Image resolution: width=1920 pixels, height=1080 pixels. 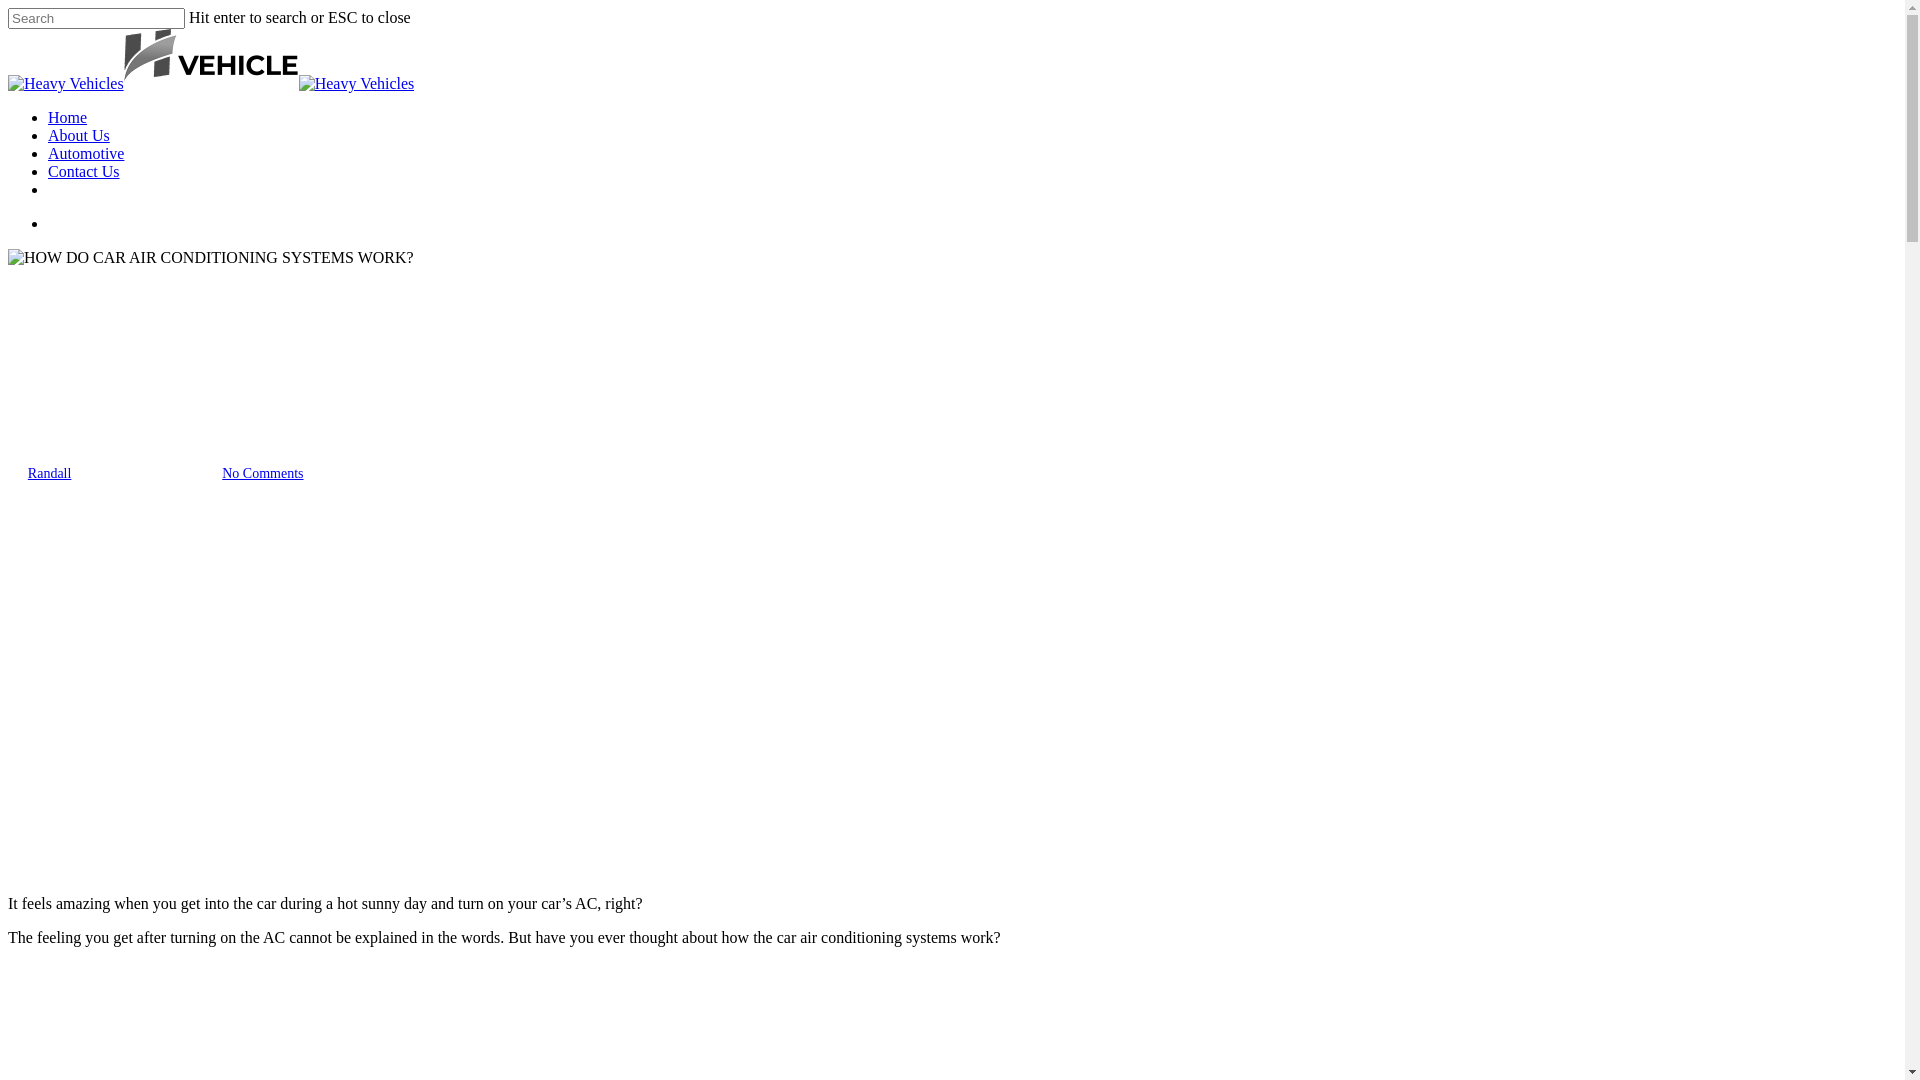 I want to click on 'Randall', so click(x=49, y=473).